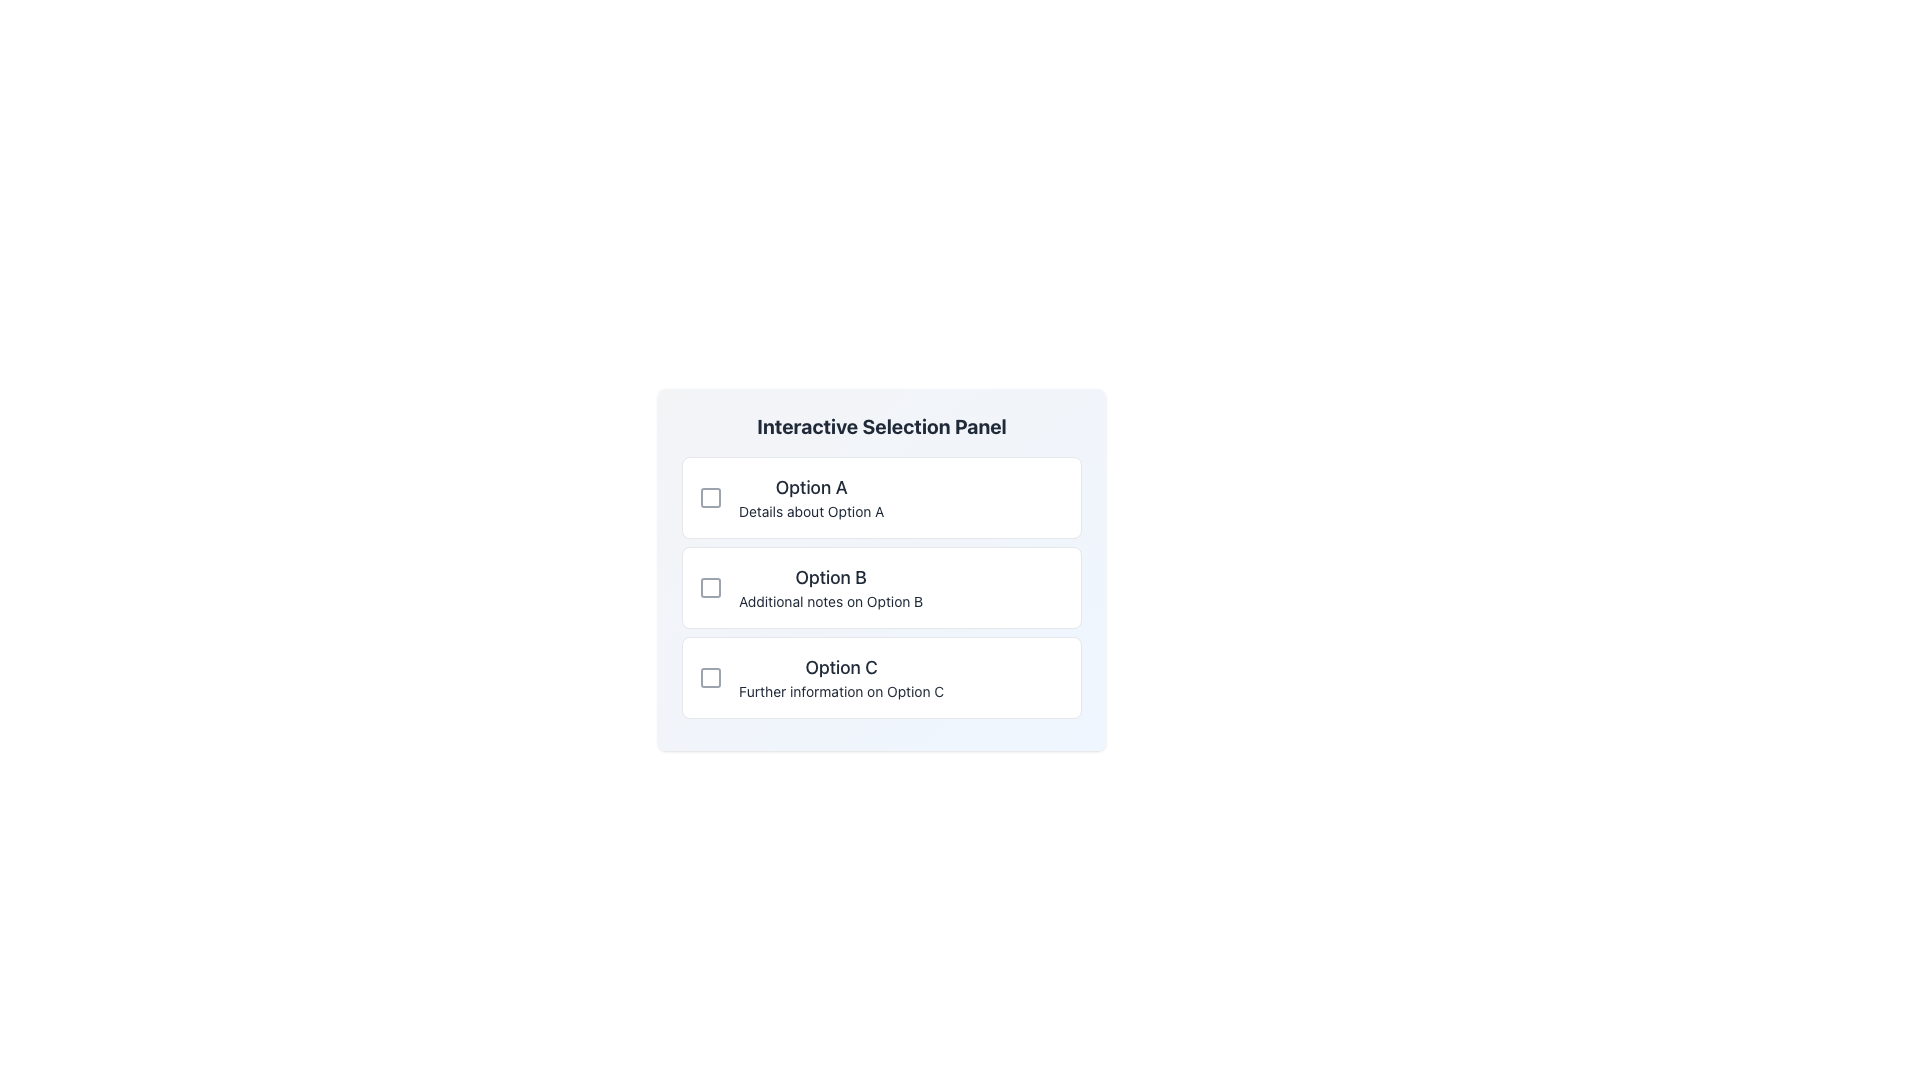  What do you see at coordinates (811, 496) in the screenshot?
I see `the first option labeled 'Option A' in the interactive selection panel` at bounding box center [811, 496].